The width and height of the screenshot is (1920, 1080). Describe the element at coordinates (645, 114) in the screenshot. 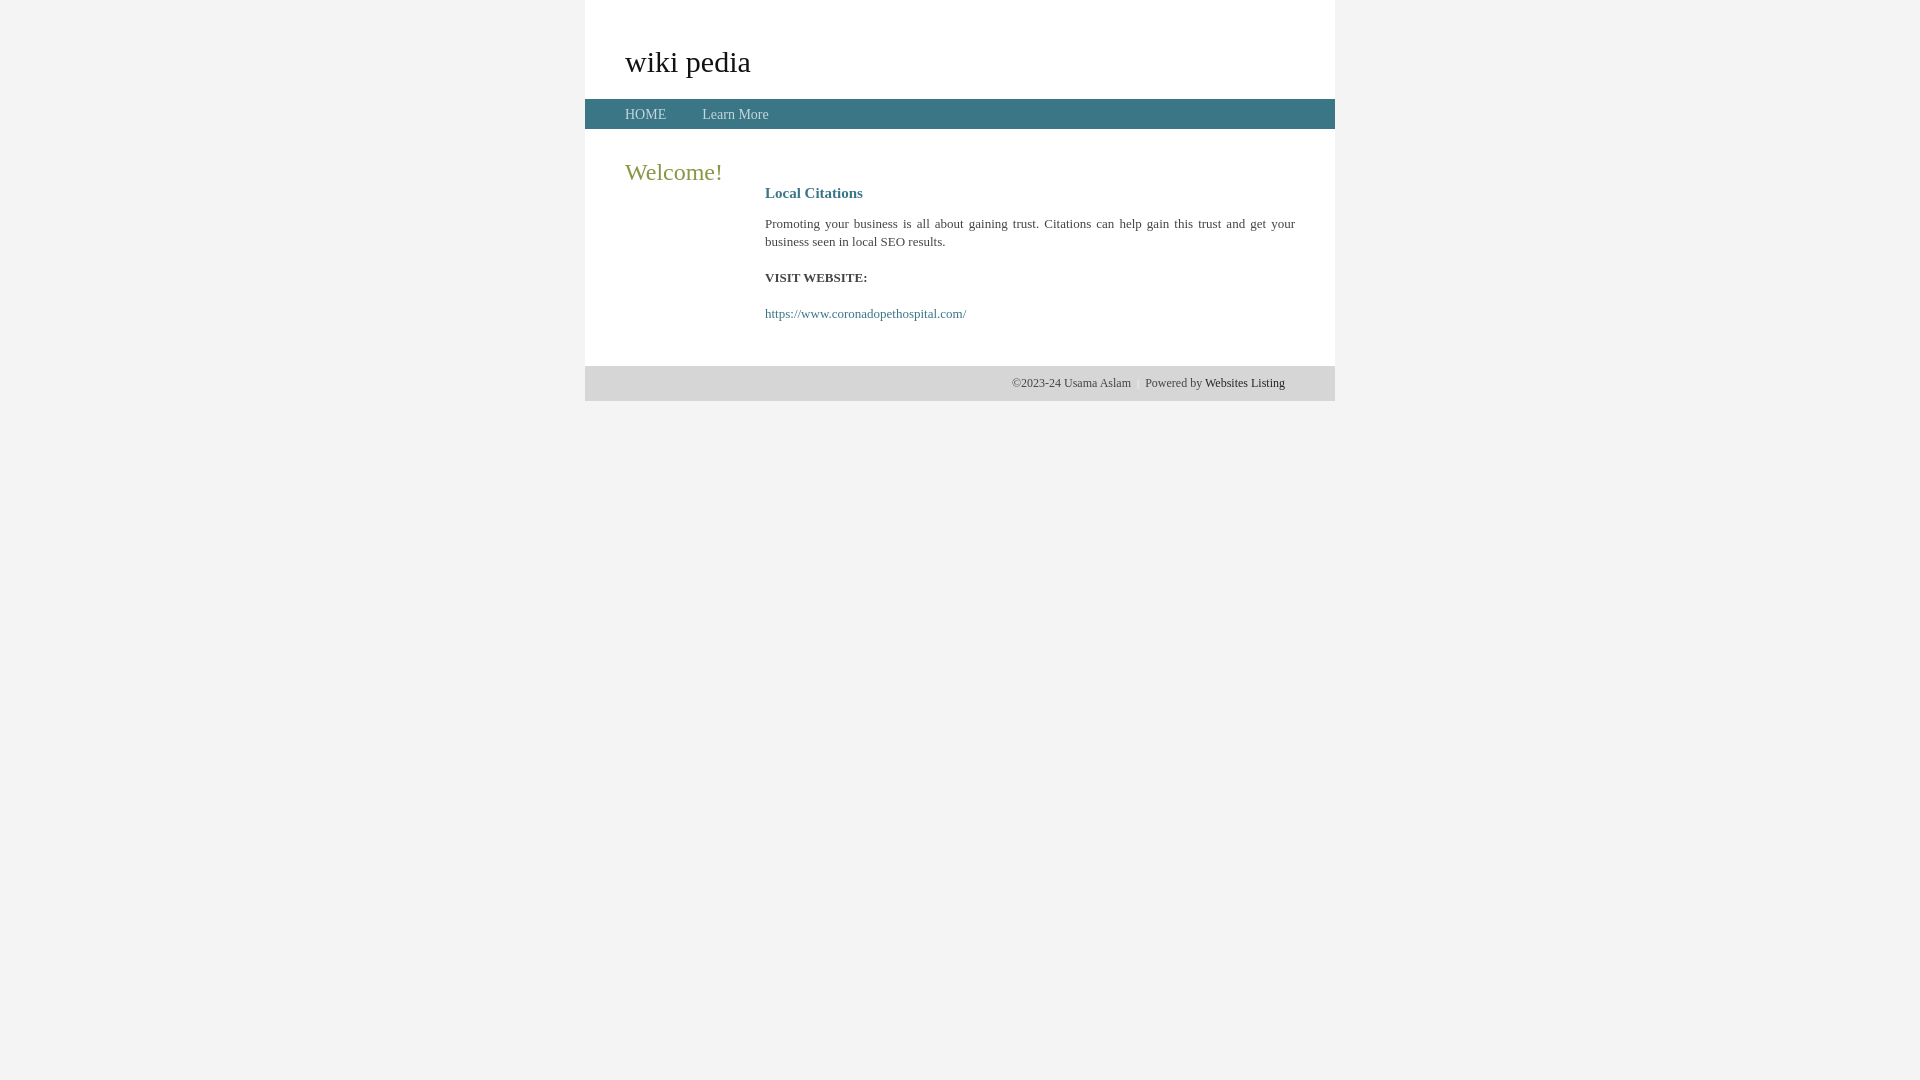

I see `'HOME'` at that location.